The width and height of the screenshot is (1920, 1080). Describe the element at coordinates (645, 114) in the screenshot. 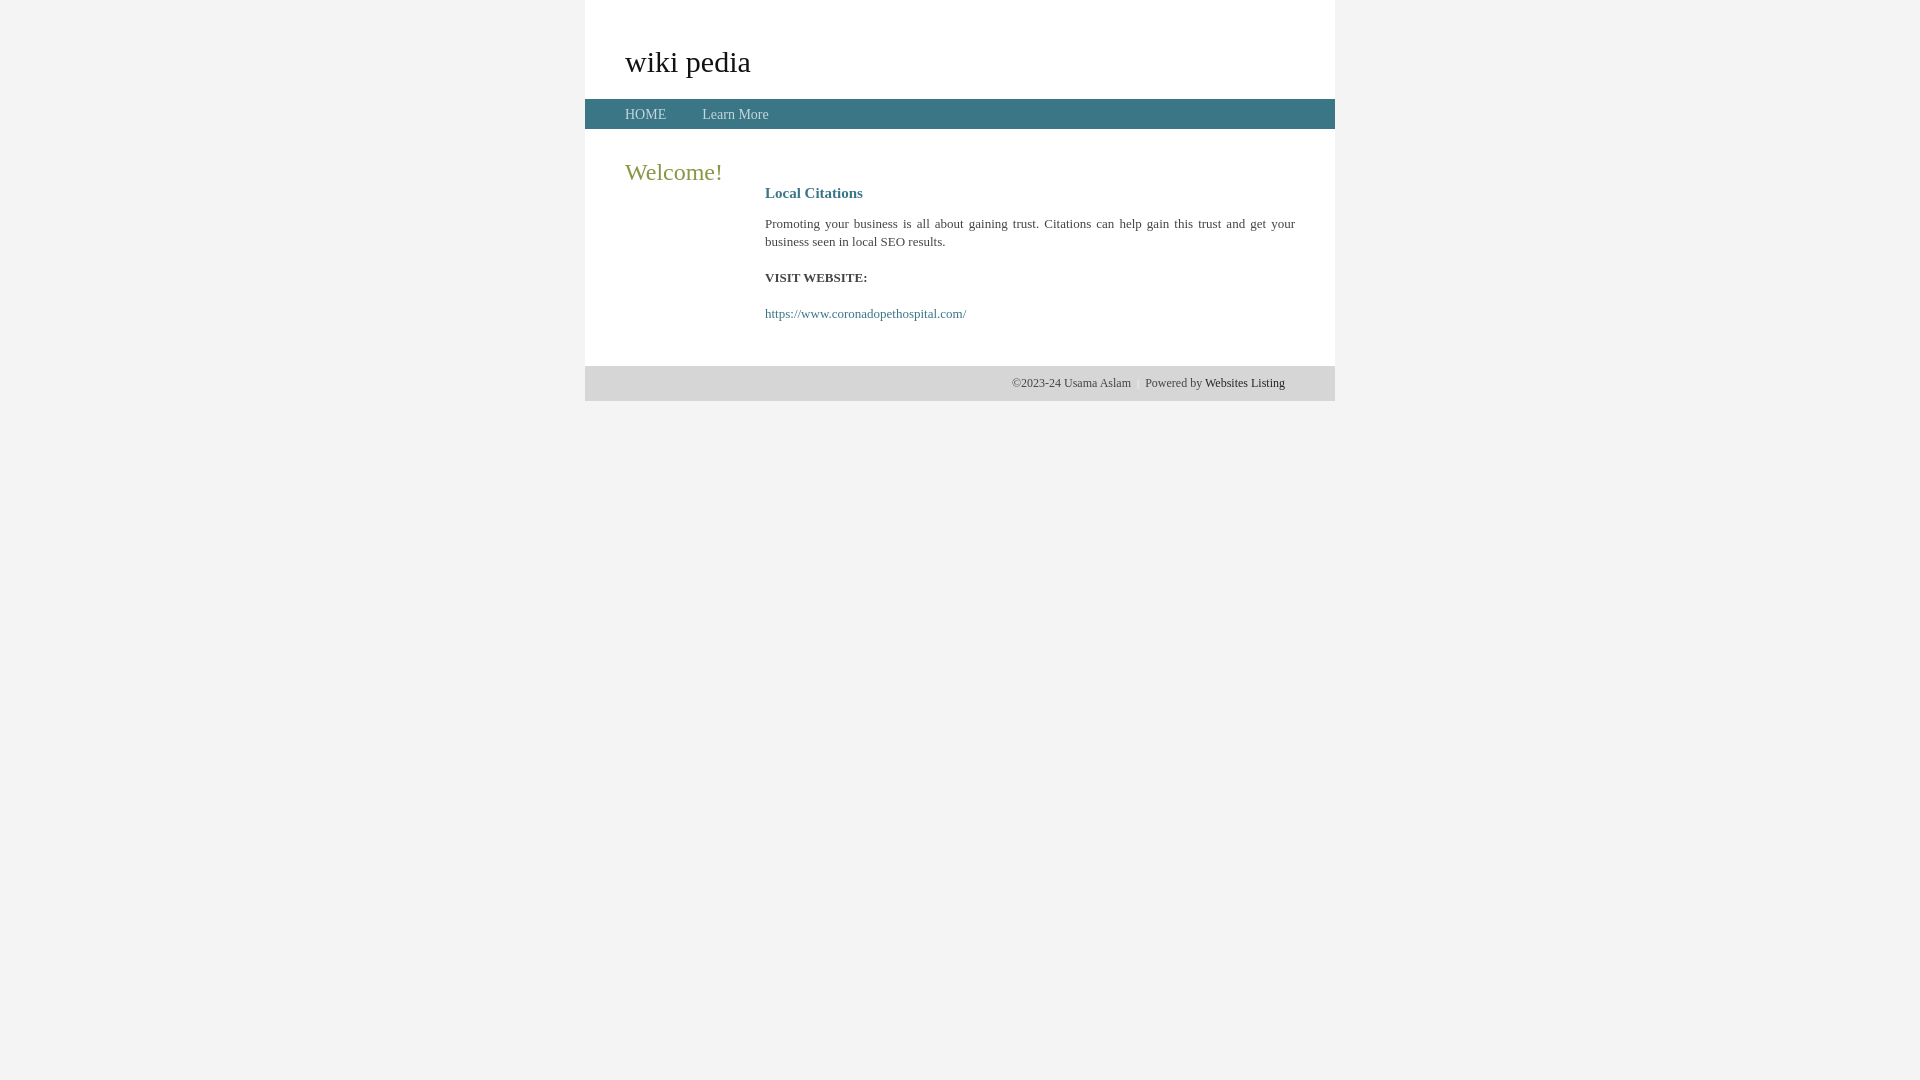

I see `'HOME'` at that location.